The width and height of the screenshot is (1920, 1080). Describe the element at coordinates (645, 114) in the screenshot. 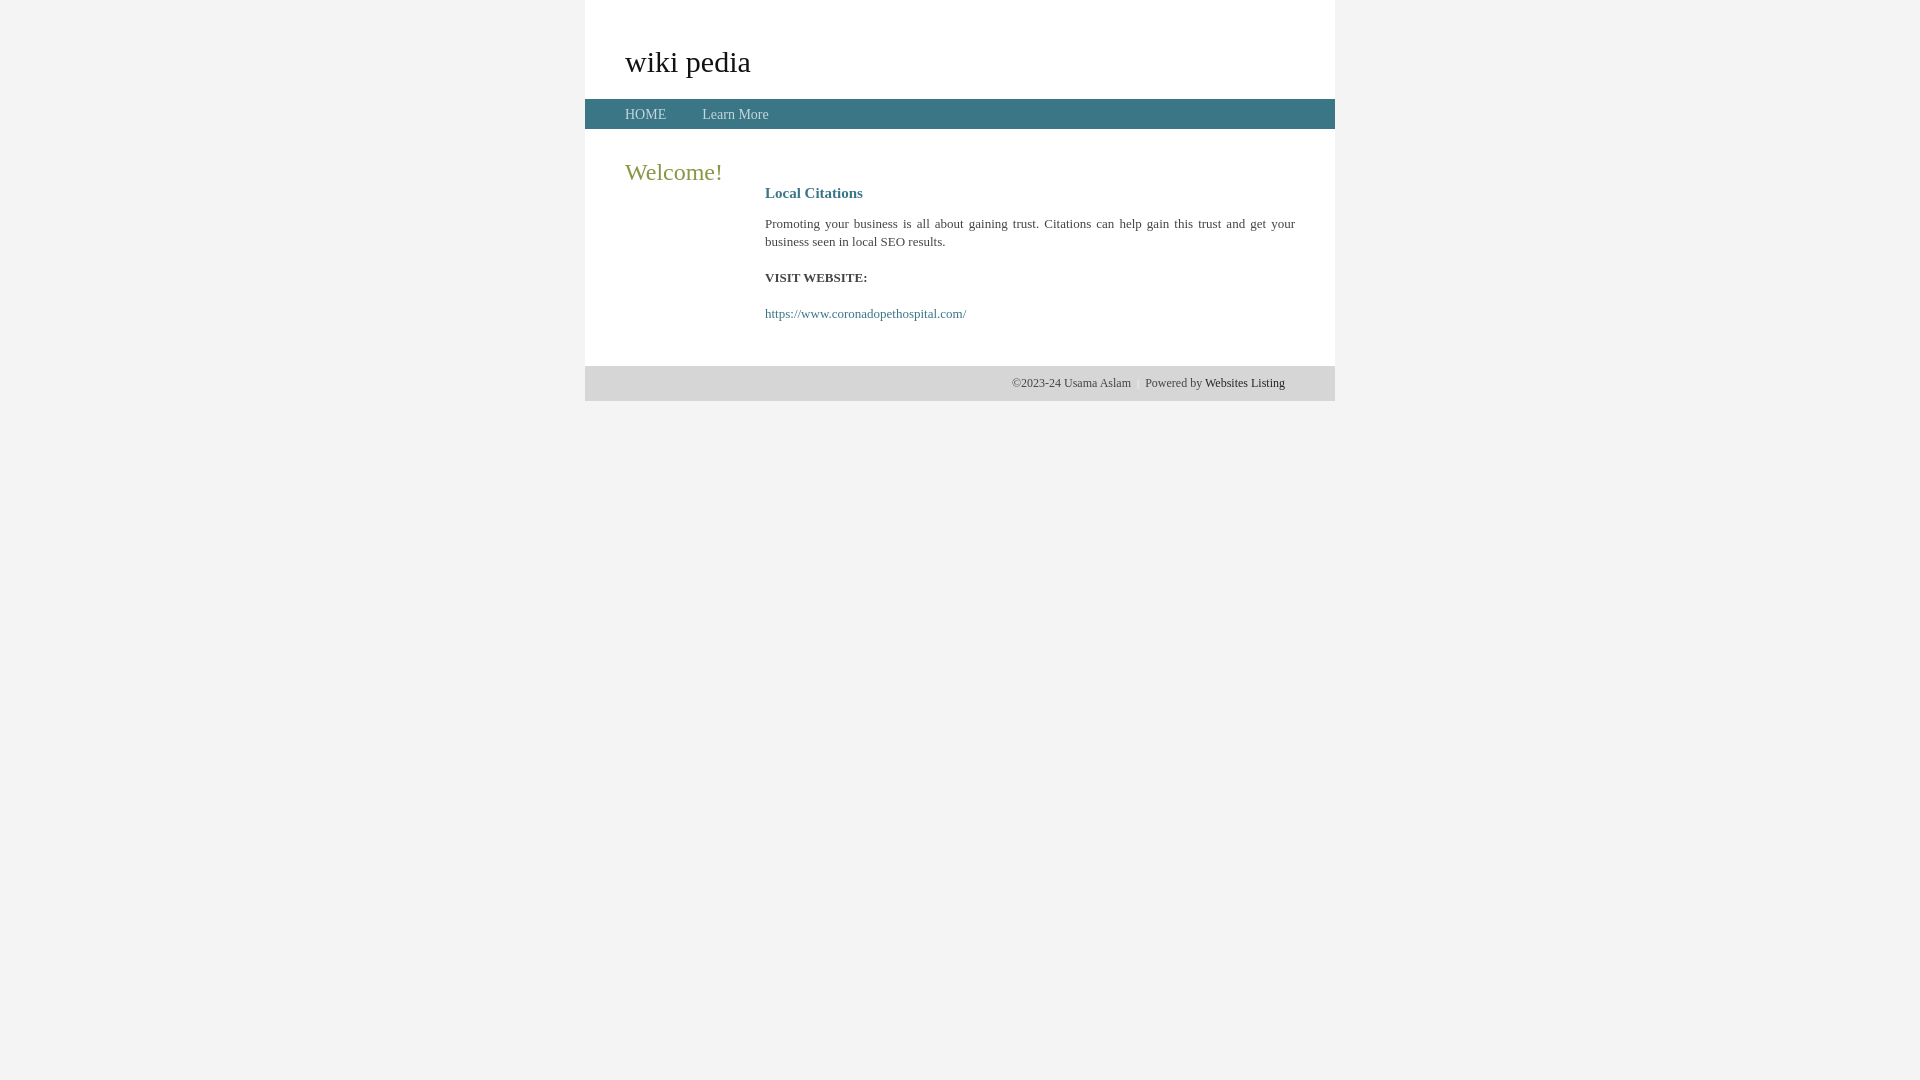

I see `'HOME'` at that location.